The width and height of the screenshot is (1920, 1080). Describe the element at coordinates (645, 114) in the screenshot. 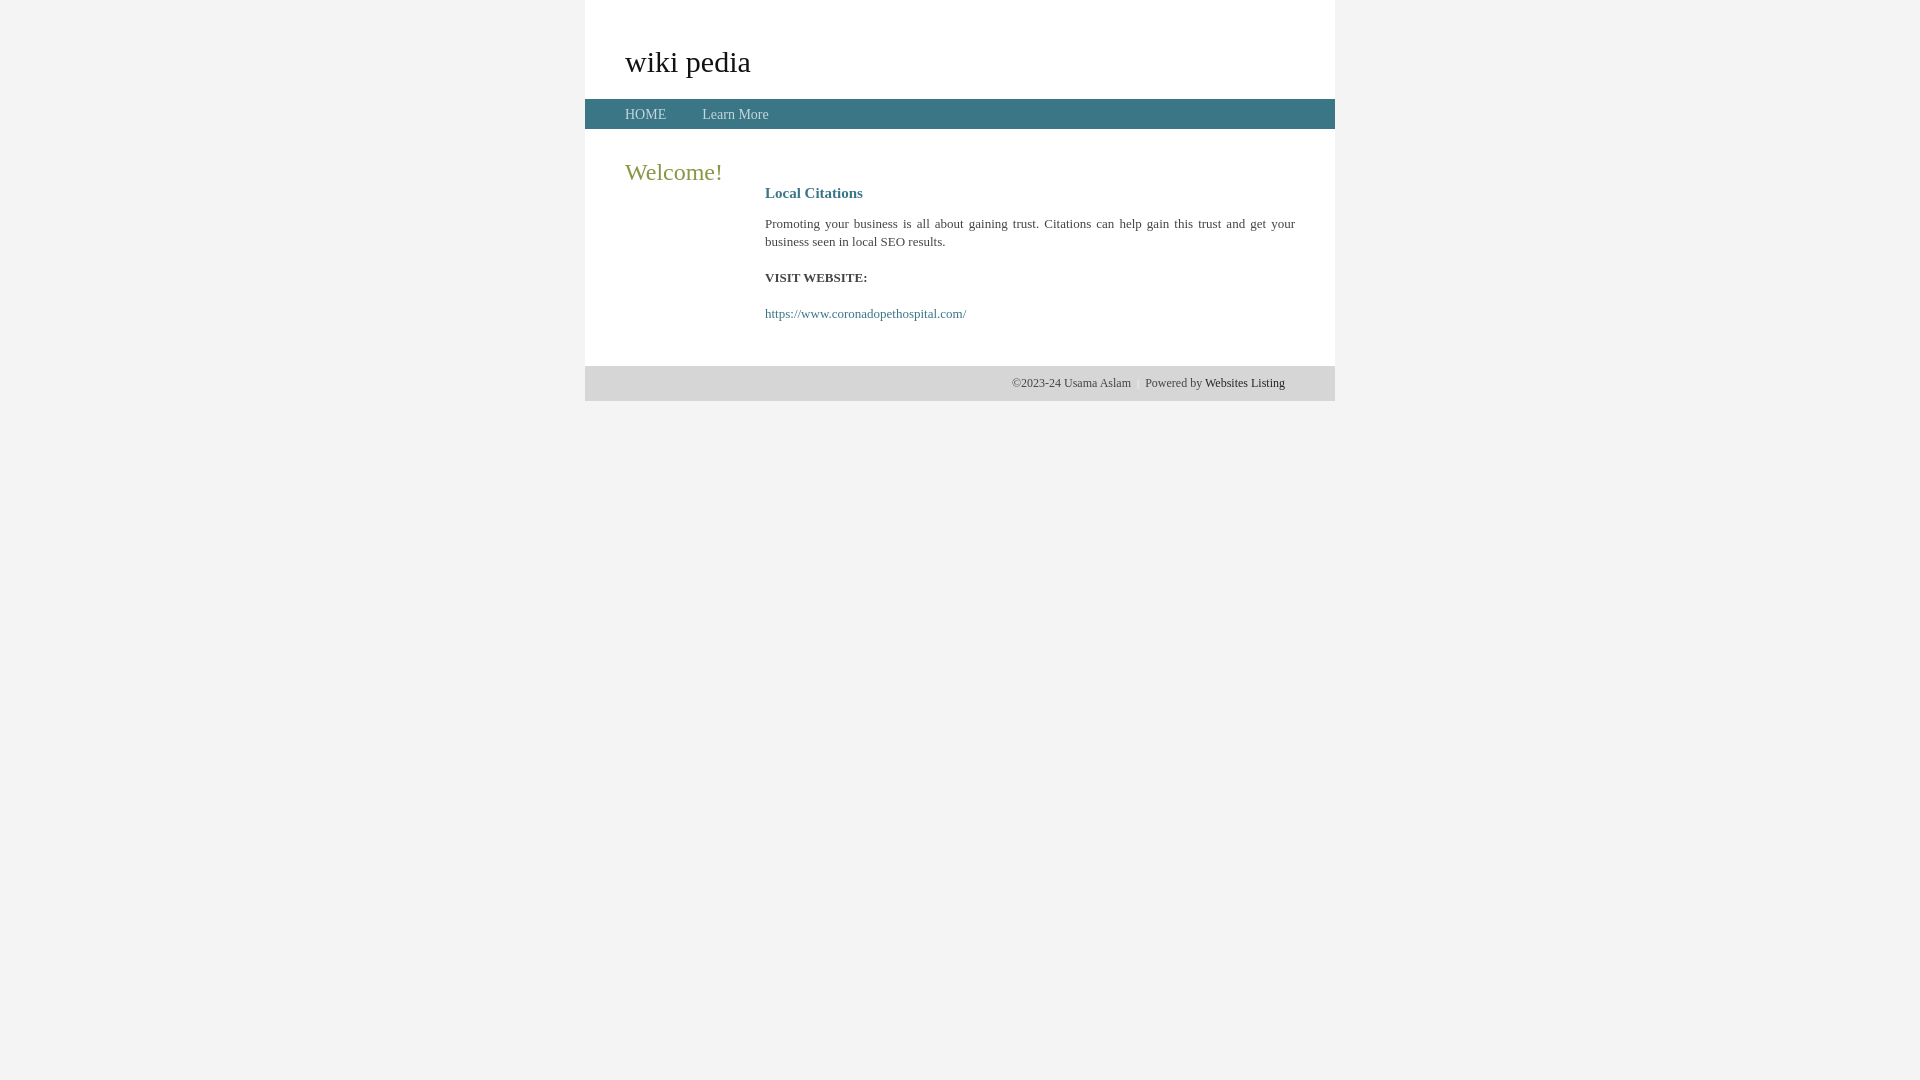

I see `'HOME'` at that location.